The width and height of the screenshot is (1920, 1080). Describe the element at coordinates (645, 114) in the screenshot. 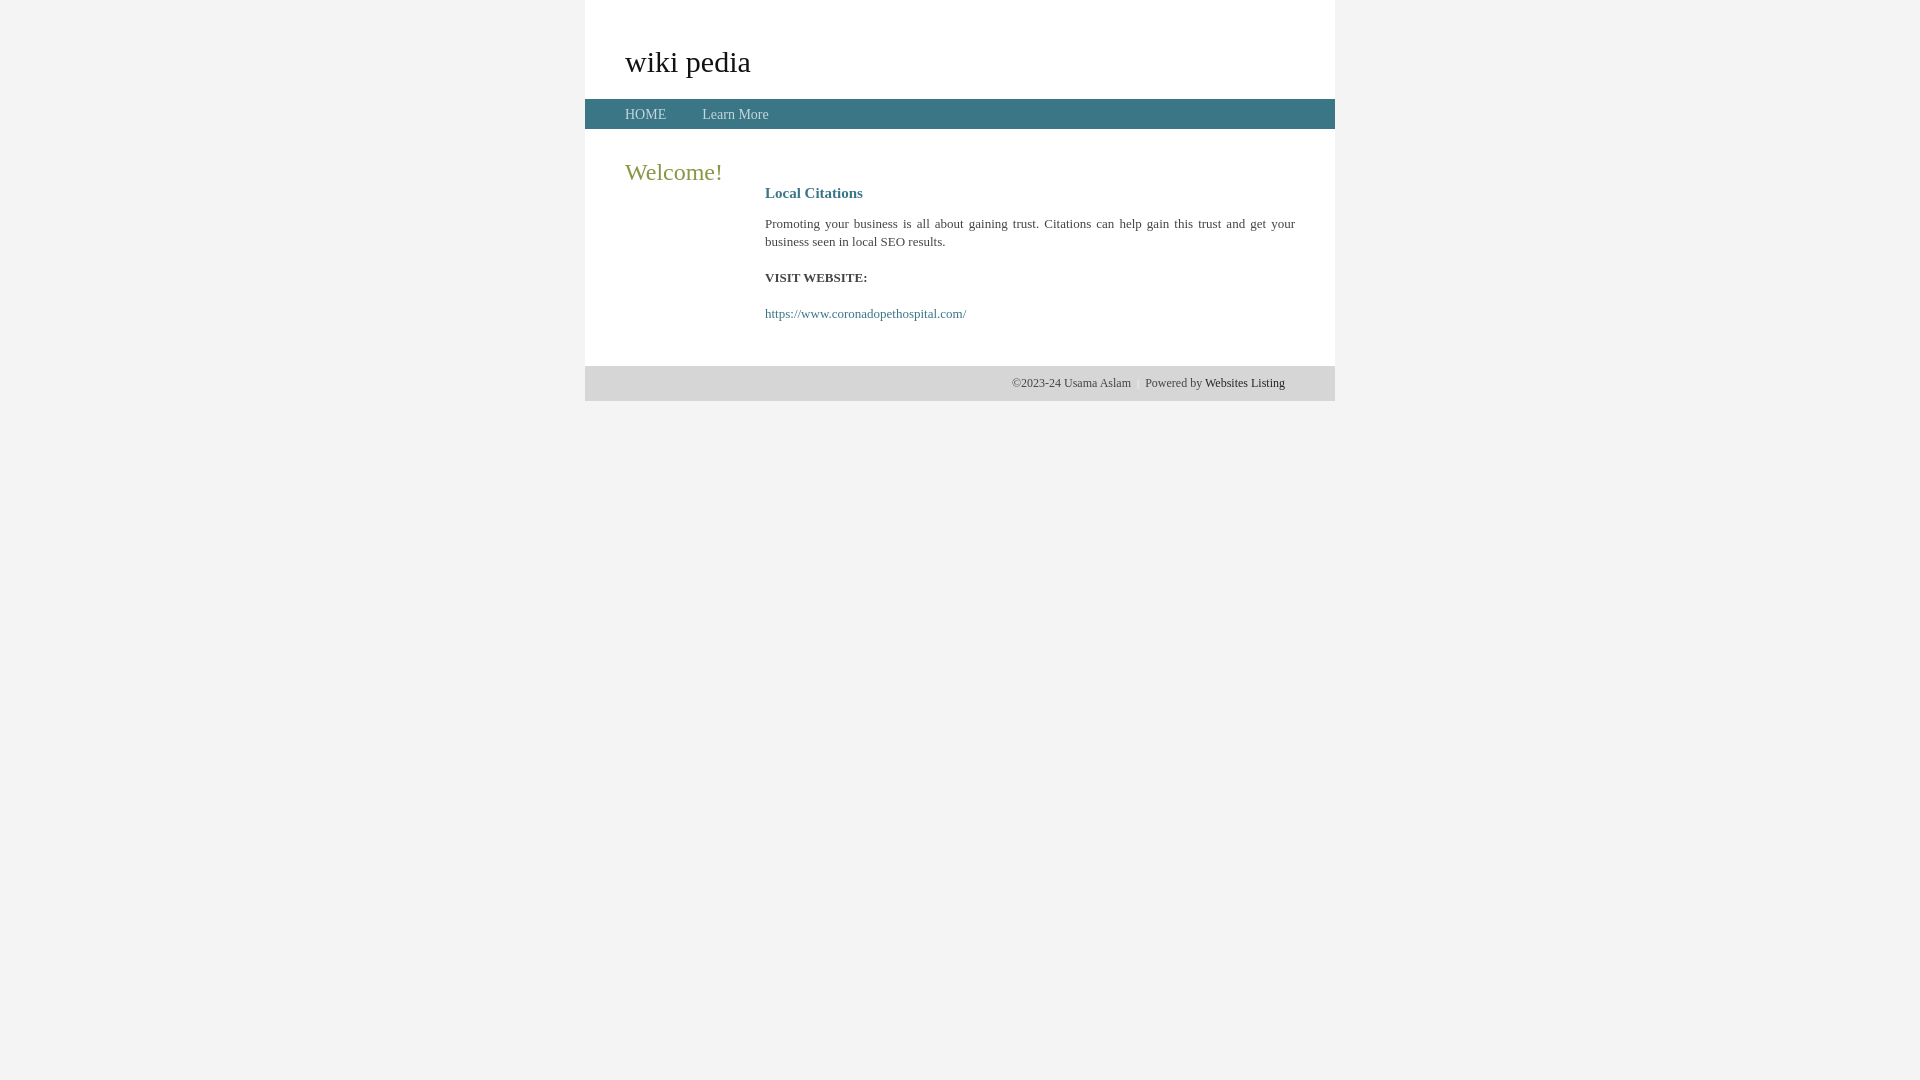

I see `'HOME'` at that location.